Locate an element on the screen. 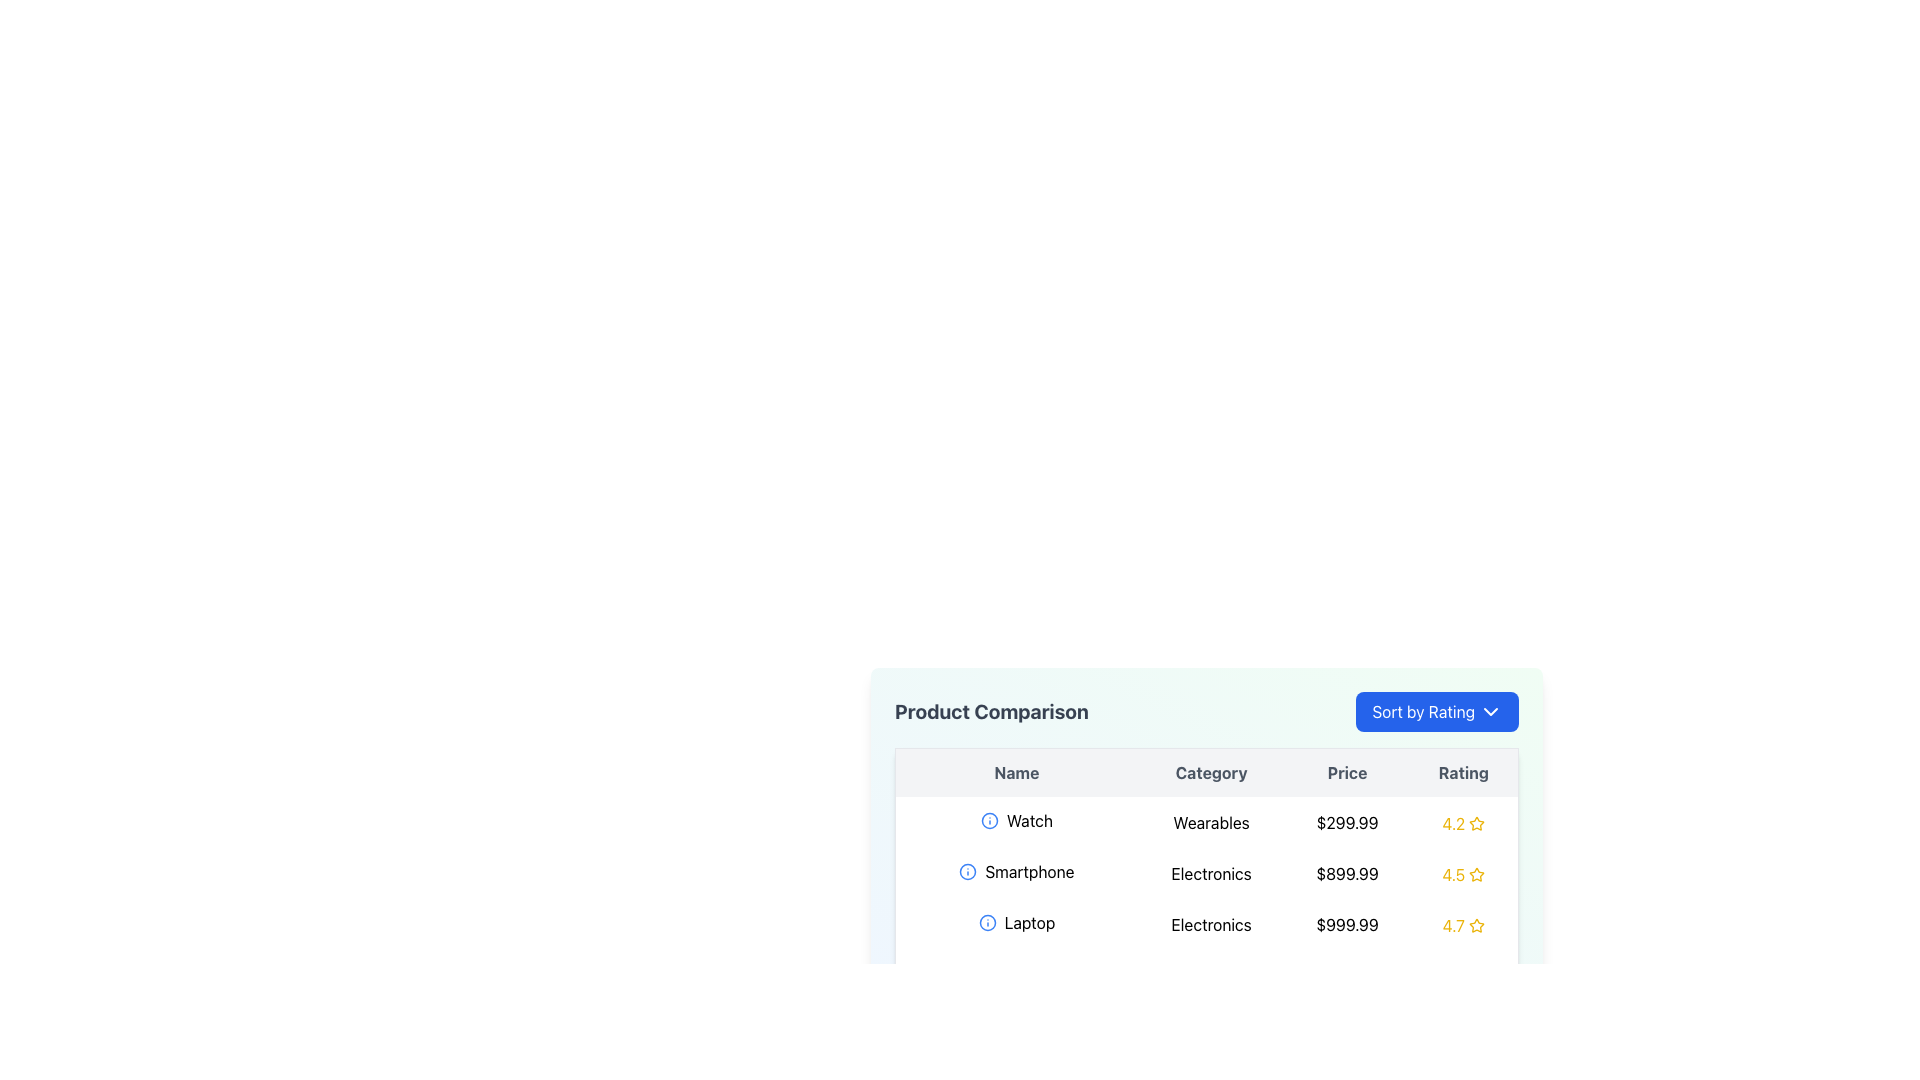 Image resolution: width=1920 pixels, height=1080 pixels. text displayed in the 'Price' column for the 'Smartphone' item, located in the third row of the product comparison table is located at coordinates (1347, 872).